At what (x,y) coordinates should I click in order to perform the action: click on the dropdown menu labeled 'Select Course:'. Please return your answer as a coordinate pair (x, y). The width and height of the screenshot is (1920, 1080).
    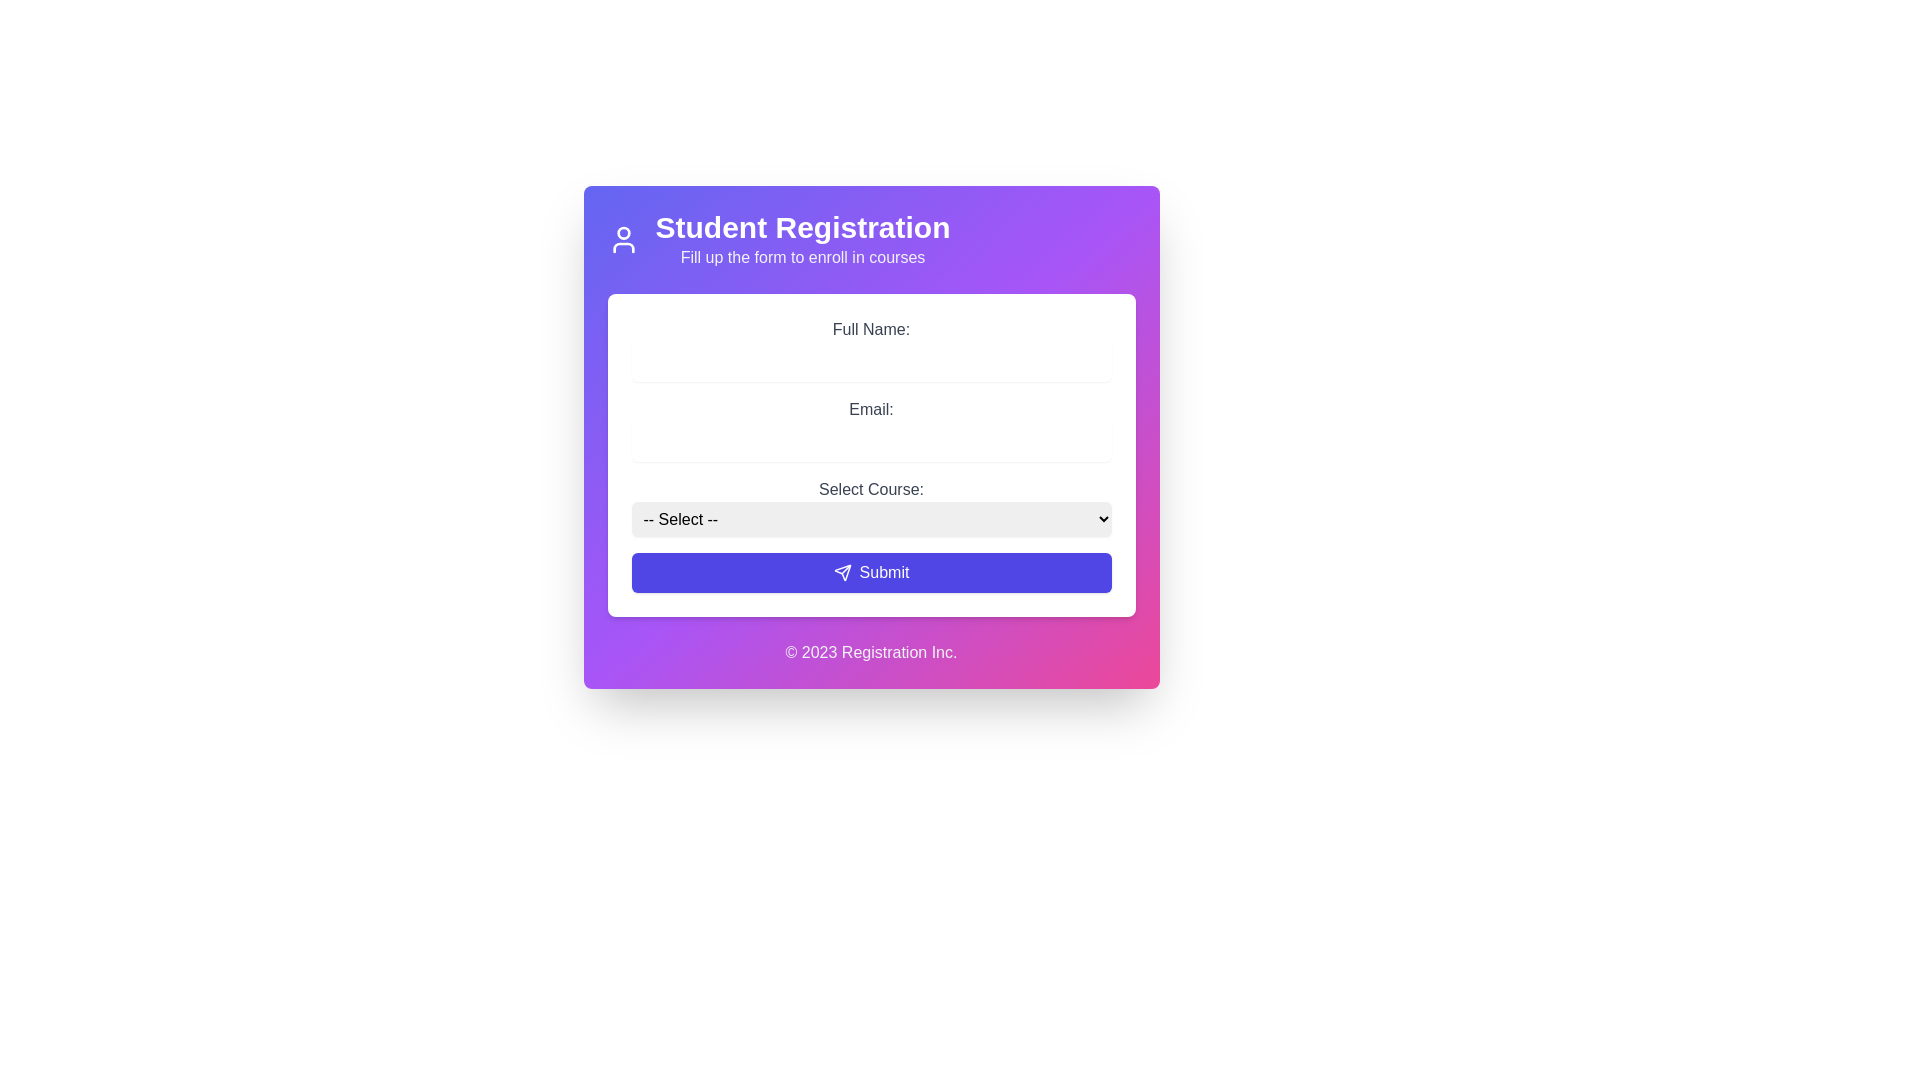
    Looking at the image, I should click on (871, 506).